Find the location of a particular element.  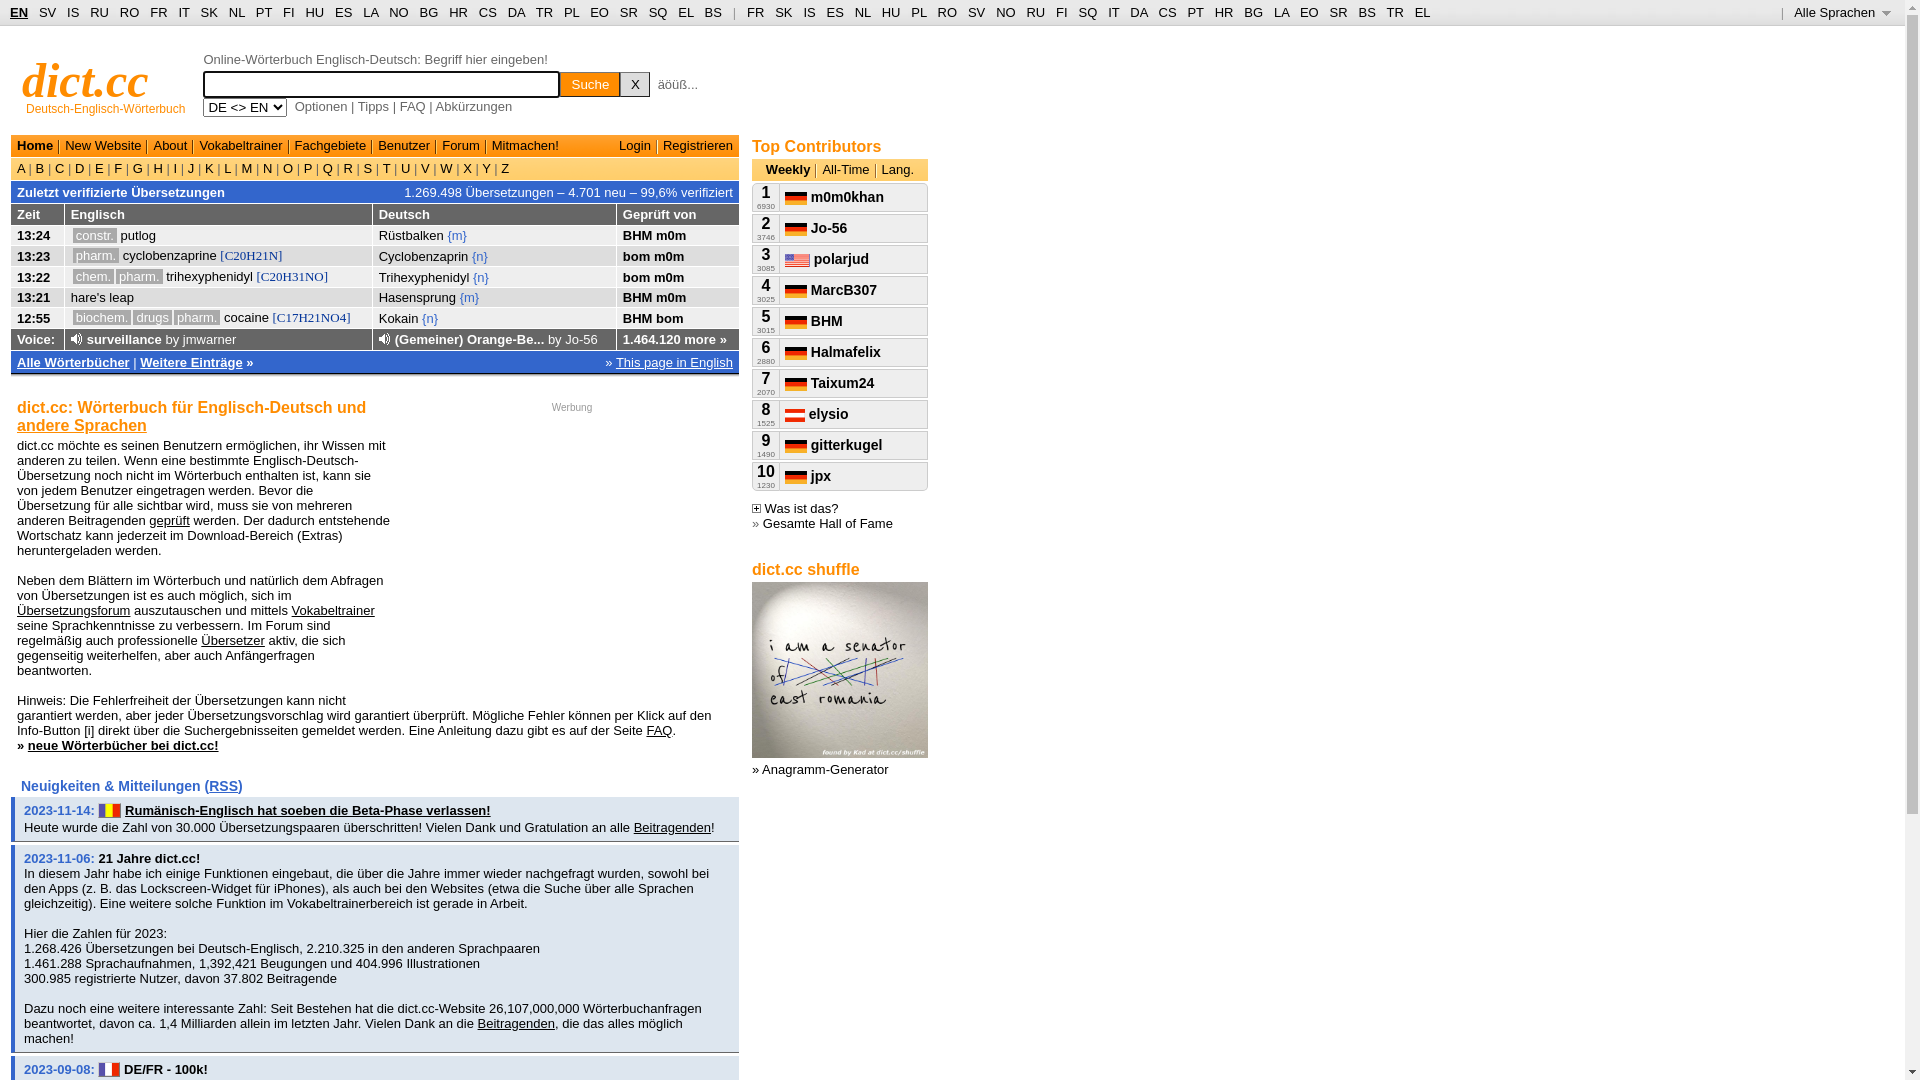

'SV' is located at coordinates (47, 12).